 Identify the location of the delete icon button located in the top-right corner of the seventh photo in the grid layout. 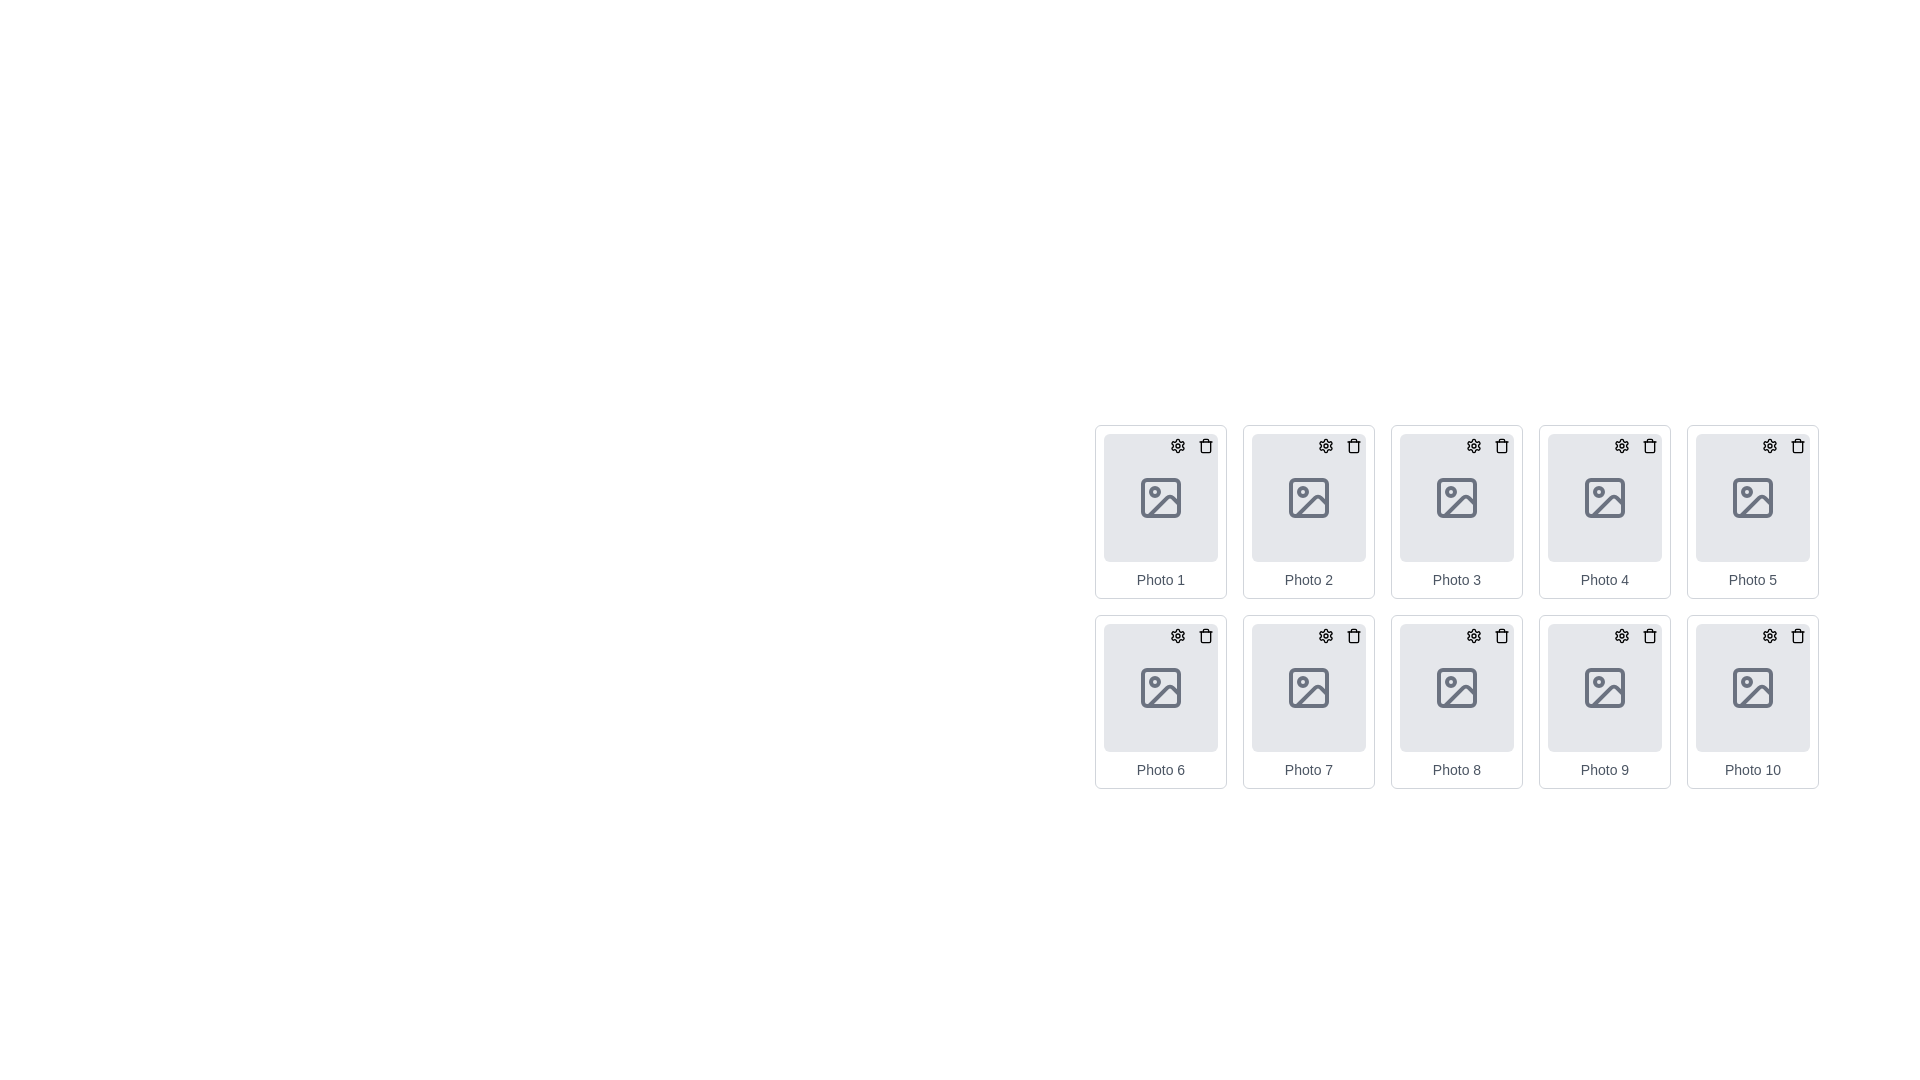
(1353, 636).